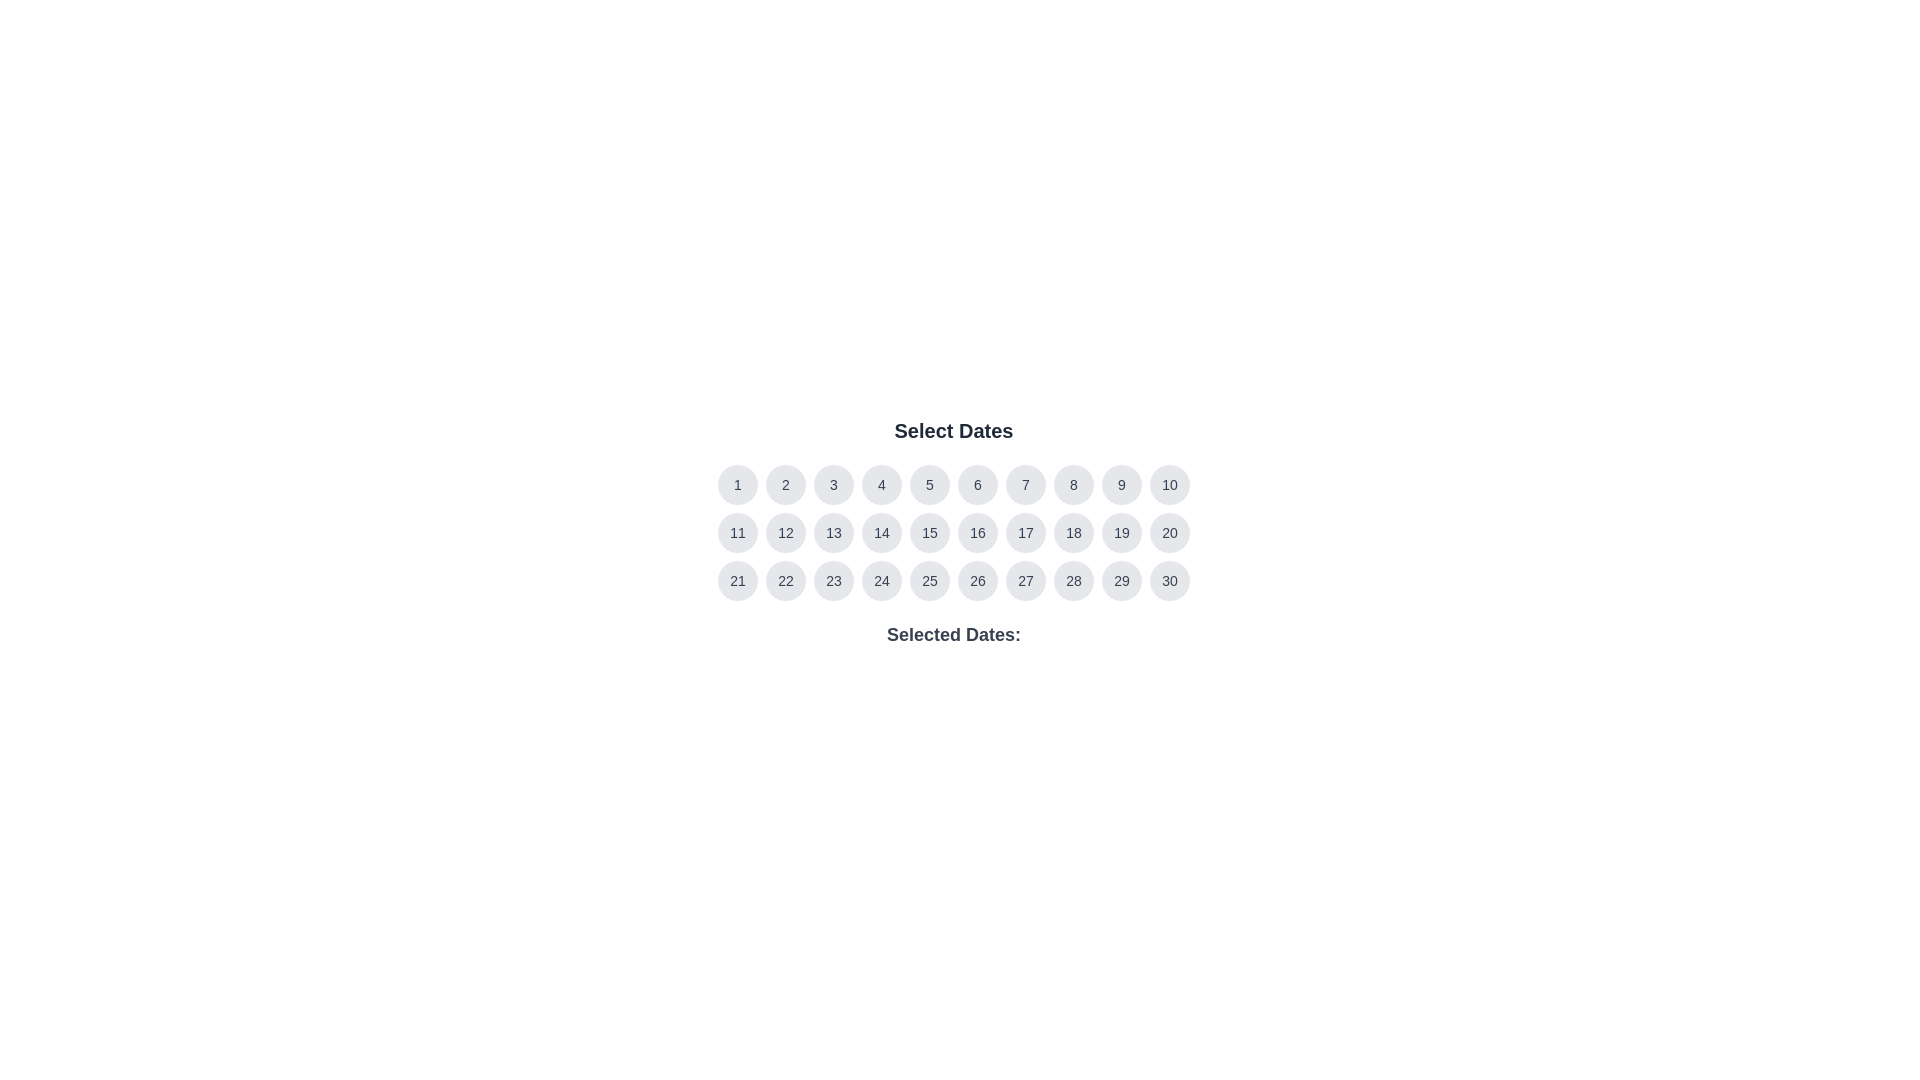  What do you see at coordinates (1170, 485) in the screenshot?
I see `the circular button displaying the number '10' with a light gray background located at the topmost row, rightmost position among the grid of buttons` at bounding box center [1170, 485].